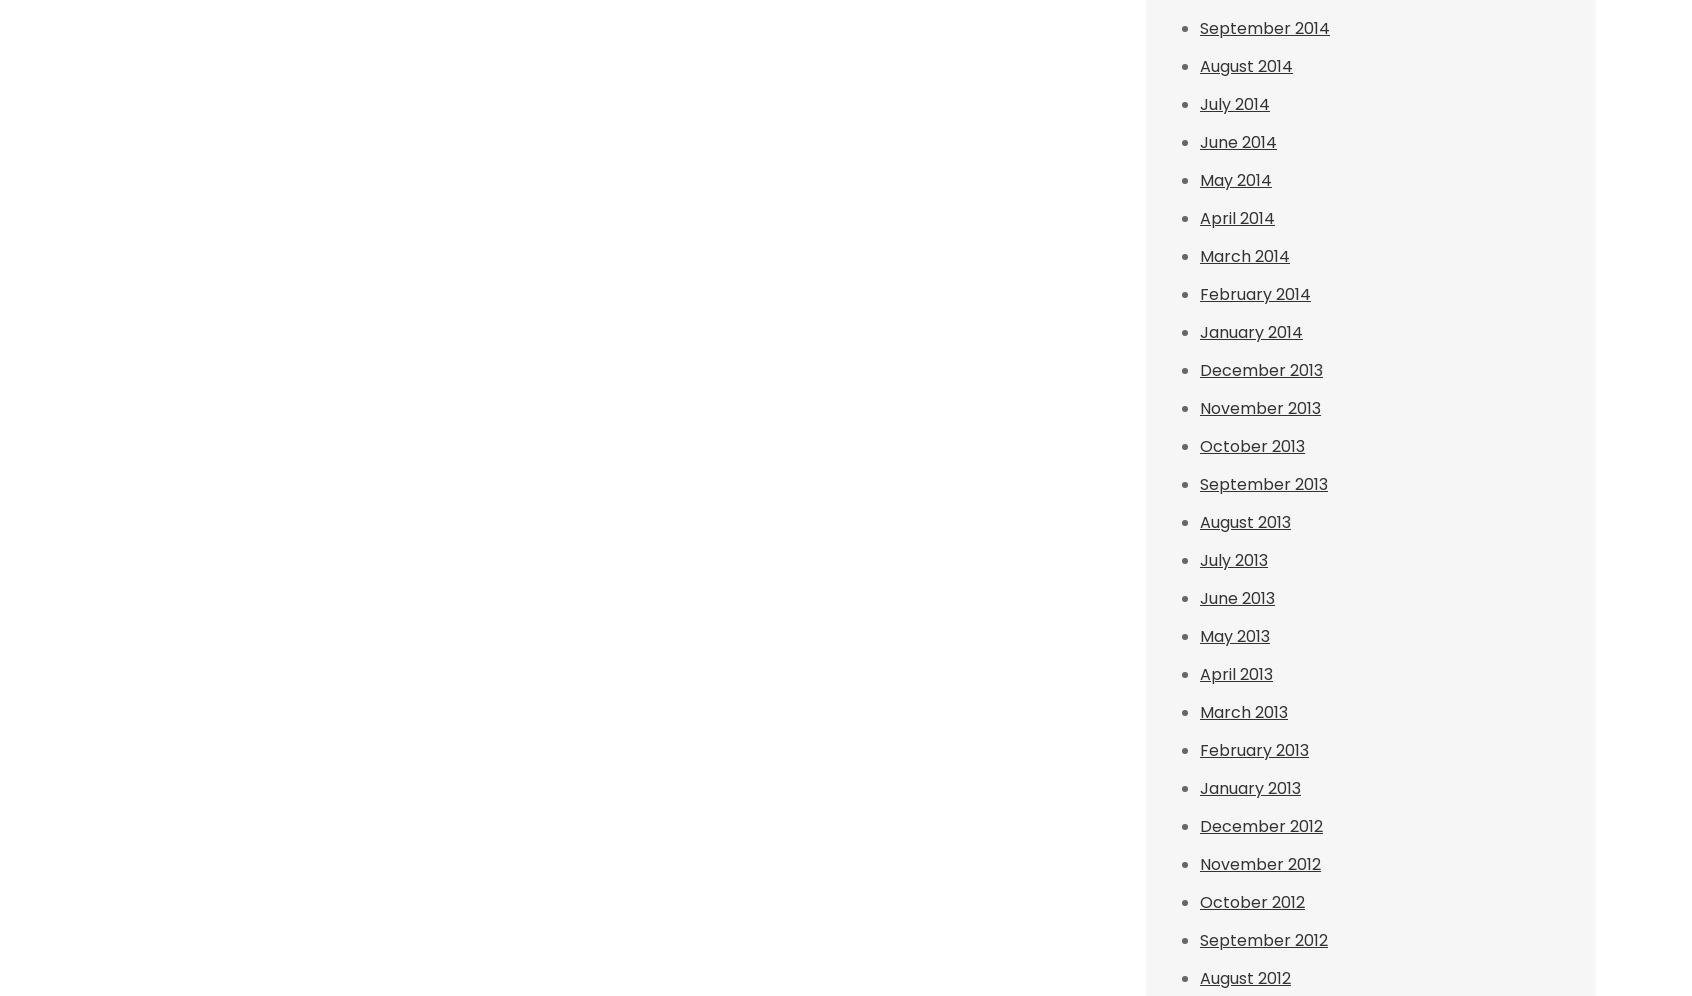  What do you see at coordinates (1250, 788) in the screenshot?
I see `'January 2013'` at bounding box center [1250, 788].